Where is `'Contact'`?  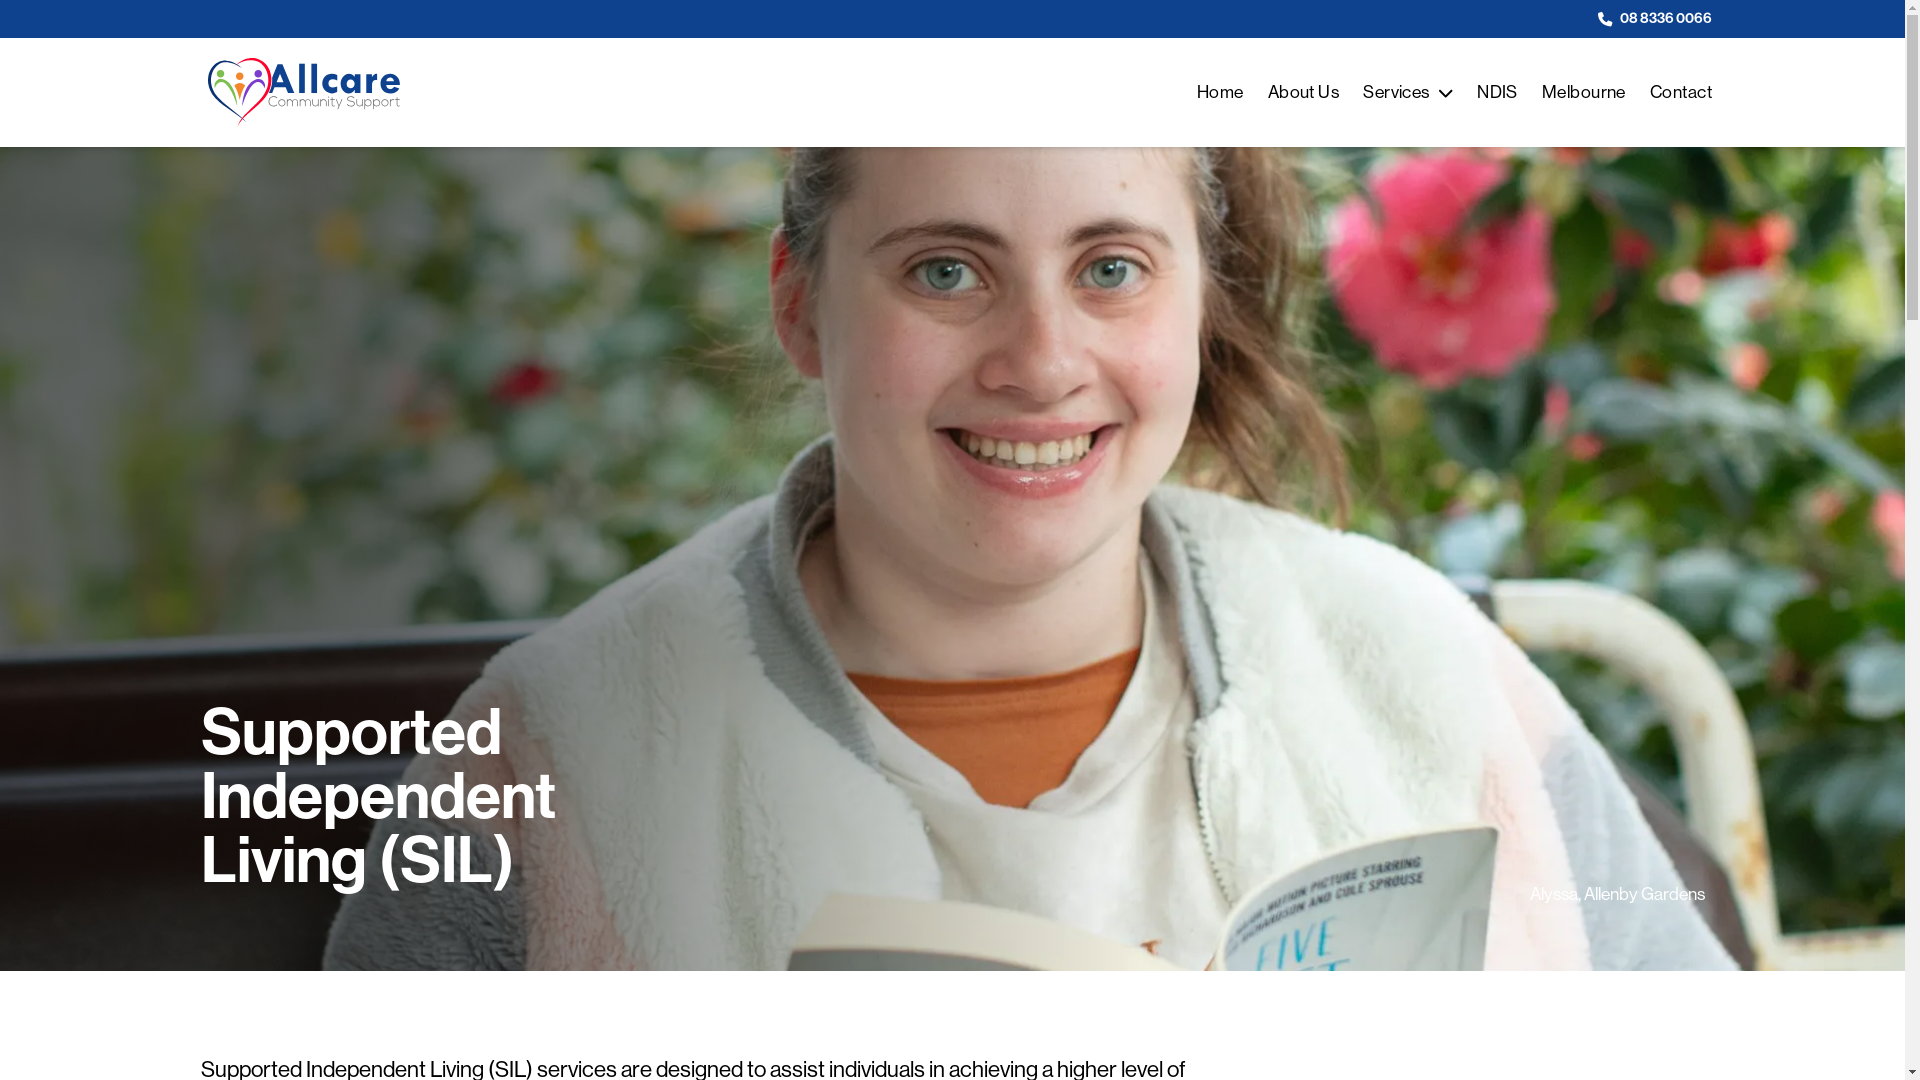 'Contact' is located at coordinates (1680, 92).